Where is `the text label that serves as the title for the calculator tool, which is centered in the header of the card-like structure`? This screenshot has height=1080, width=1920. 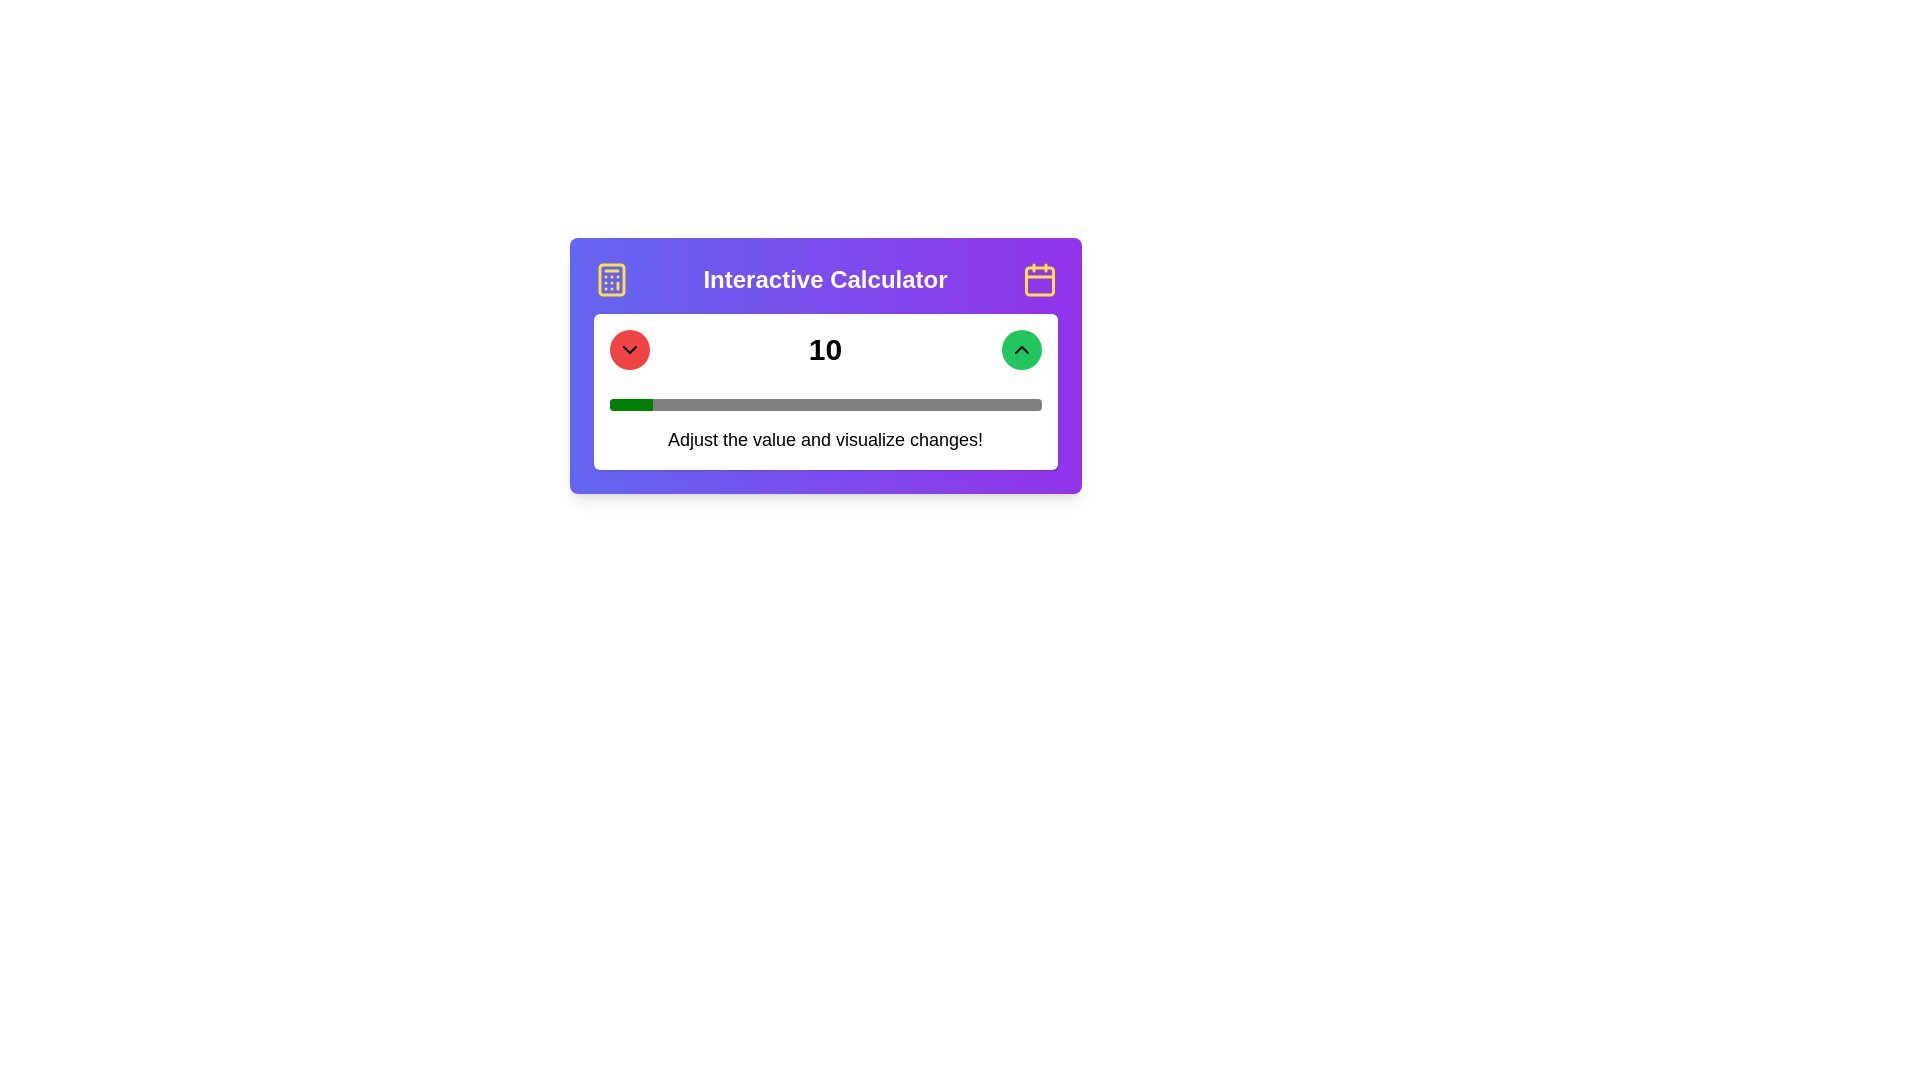 the text label that serves as the title for the calculator tool, which is centered in the header of the card-like structure is located at coordinates (825, 280).